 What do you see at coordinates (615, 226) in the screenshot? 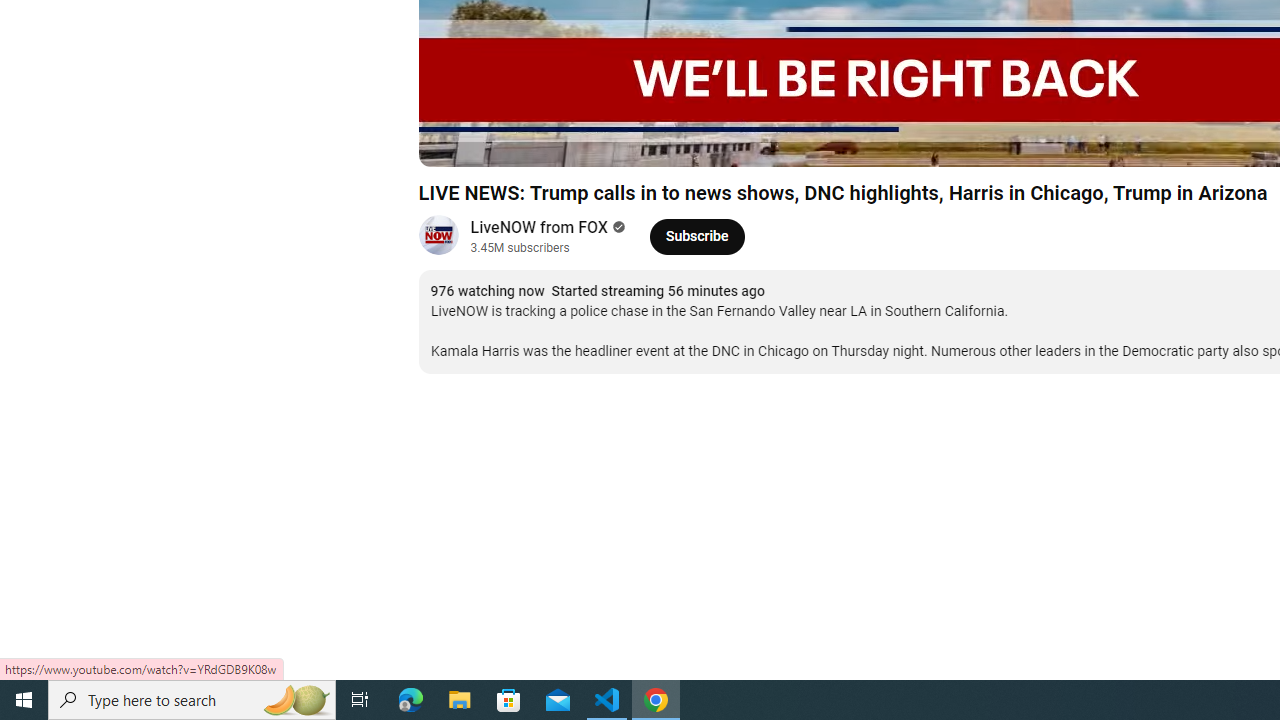
I see `'Verified'` at bounding box center [615, 226].